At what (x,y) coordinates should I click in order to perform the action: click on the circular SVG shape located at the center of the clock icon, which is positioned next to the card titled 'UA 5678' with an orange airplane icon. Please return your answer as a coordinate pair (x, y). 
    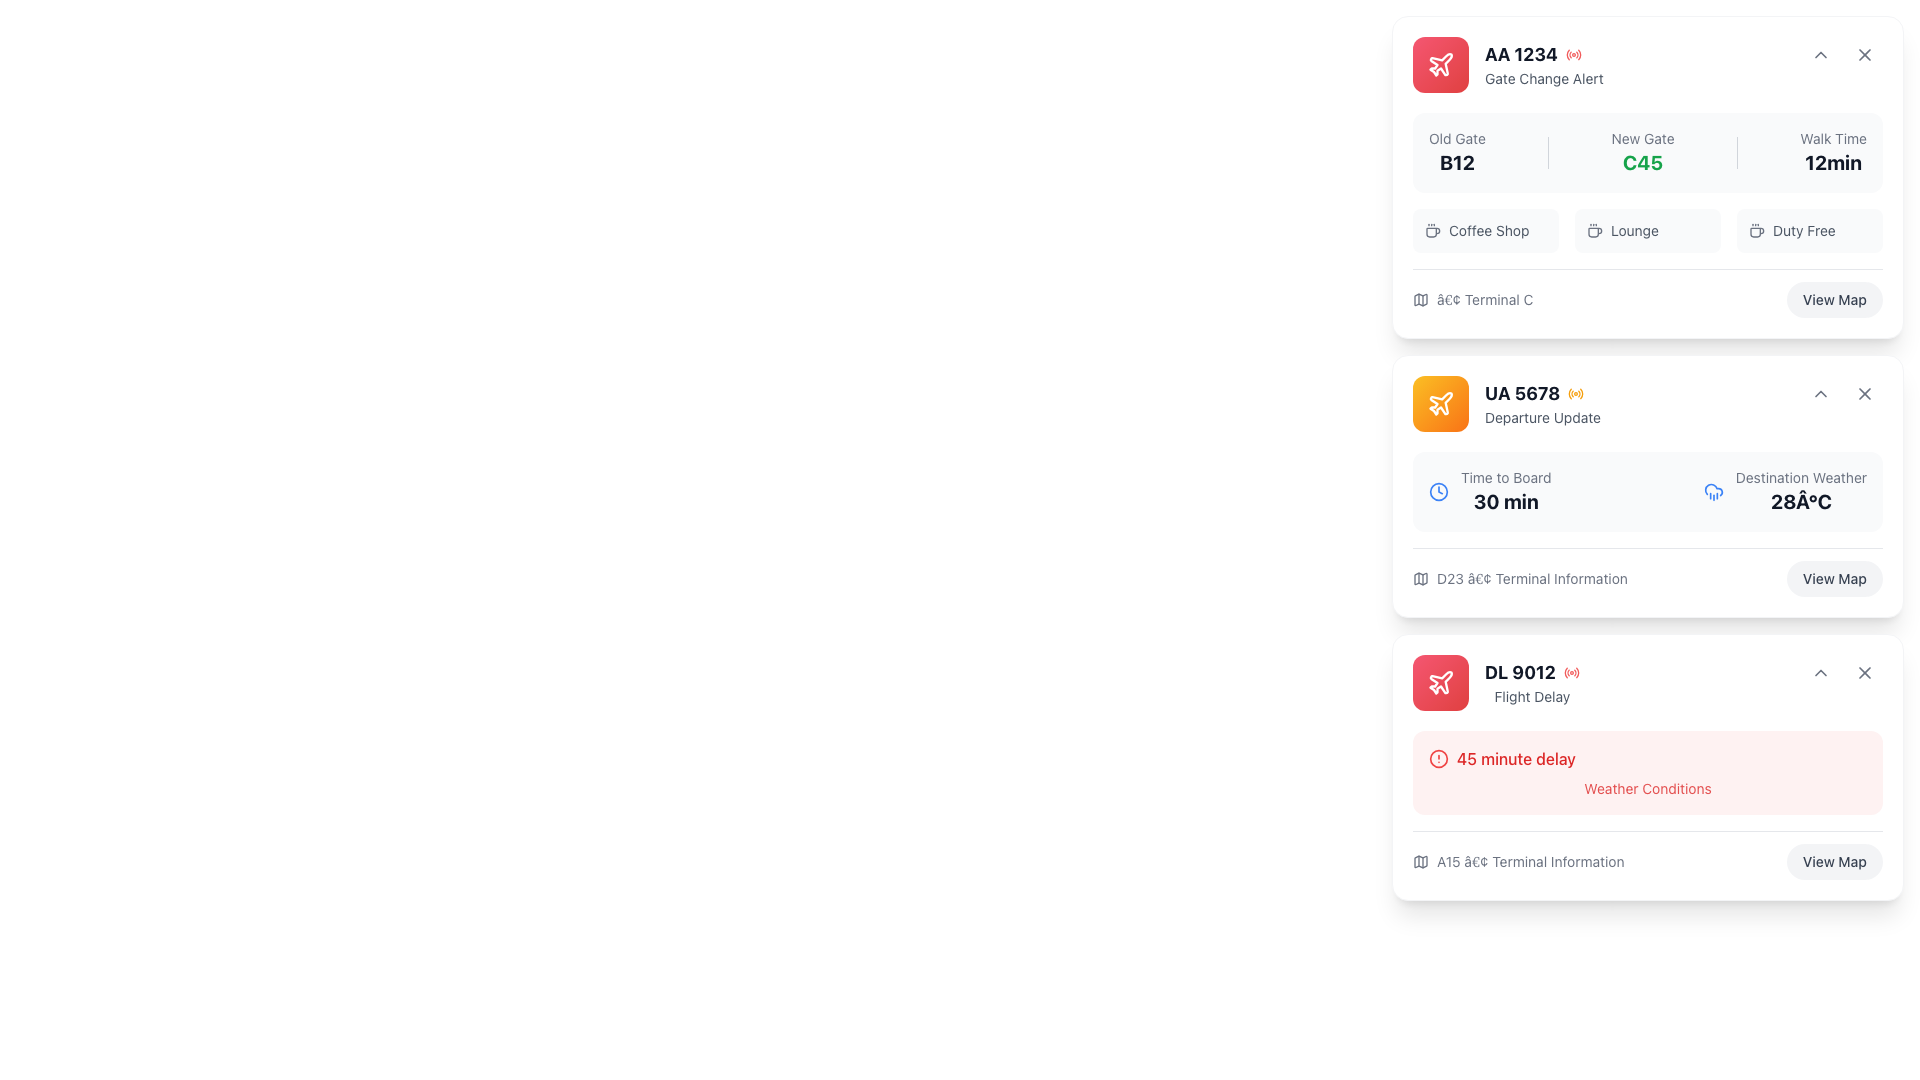
    Looking at the image, I should click on (1438, 492).